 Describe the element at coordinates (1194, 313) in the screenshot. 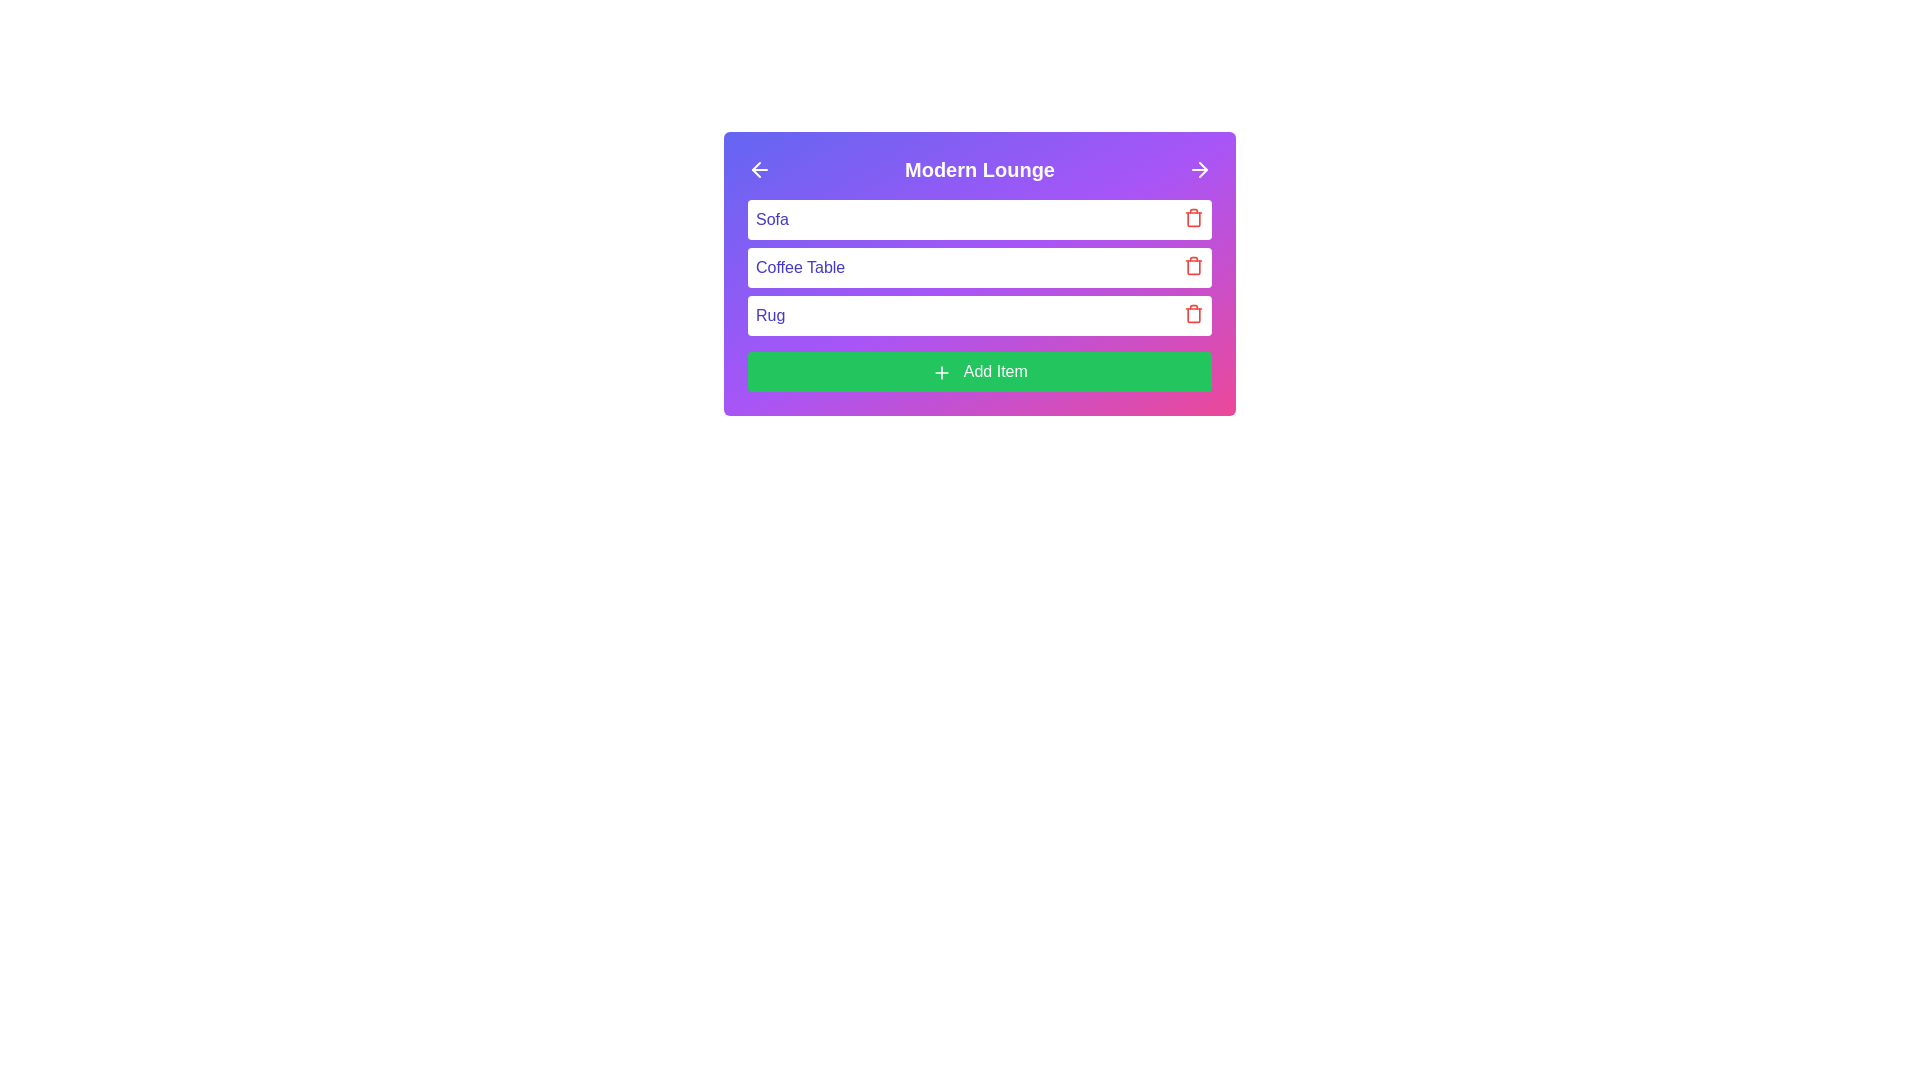

I see `the delete icon located to the far right of the 'Rug' entry in the item list` at that location.